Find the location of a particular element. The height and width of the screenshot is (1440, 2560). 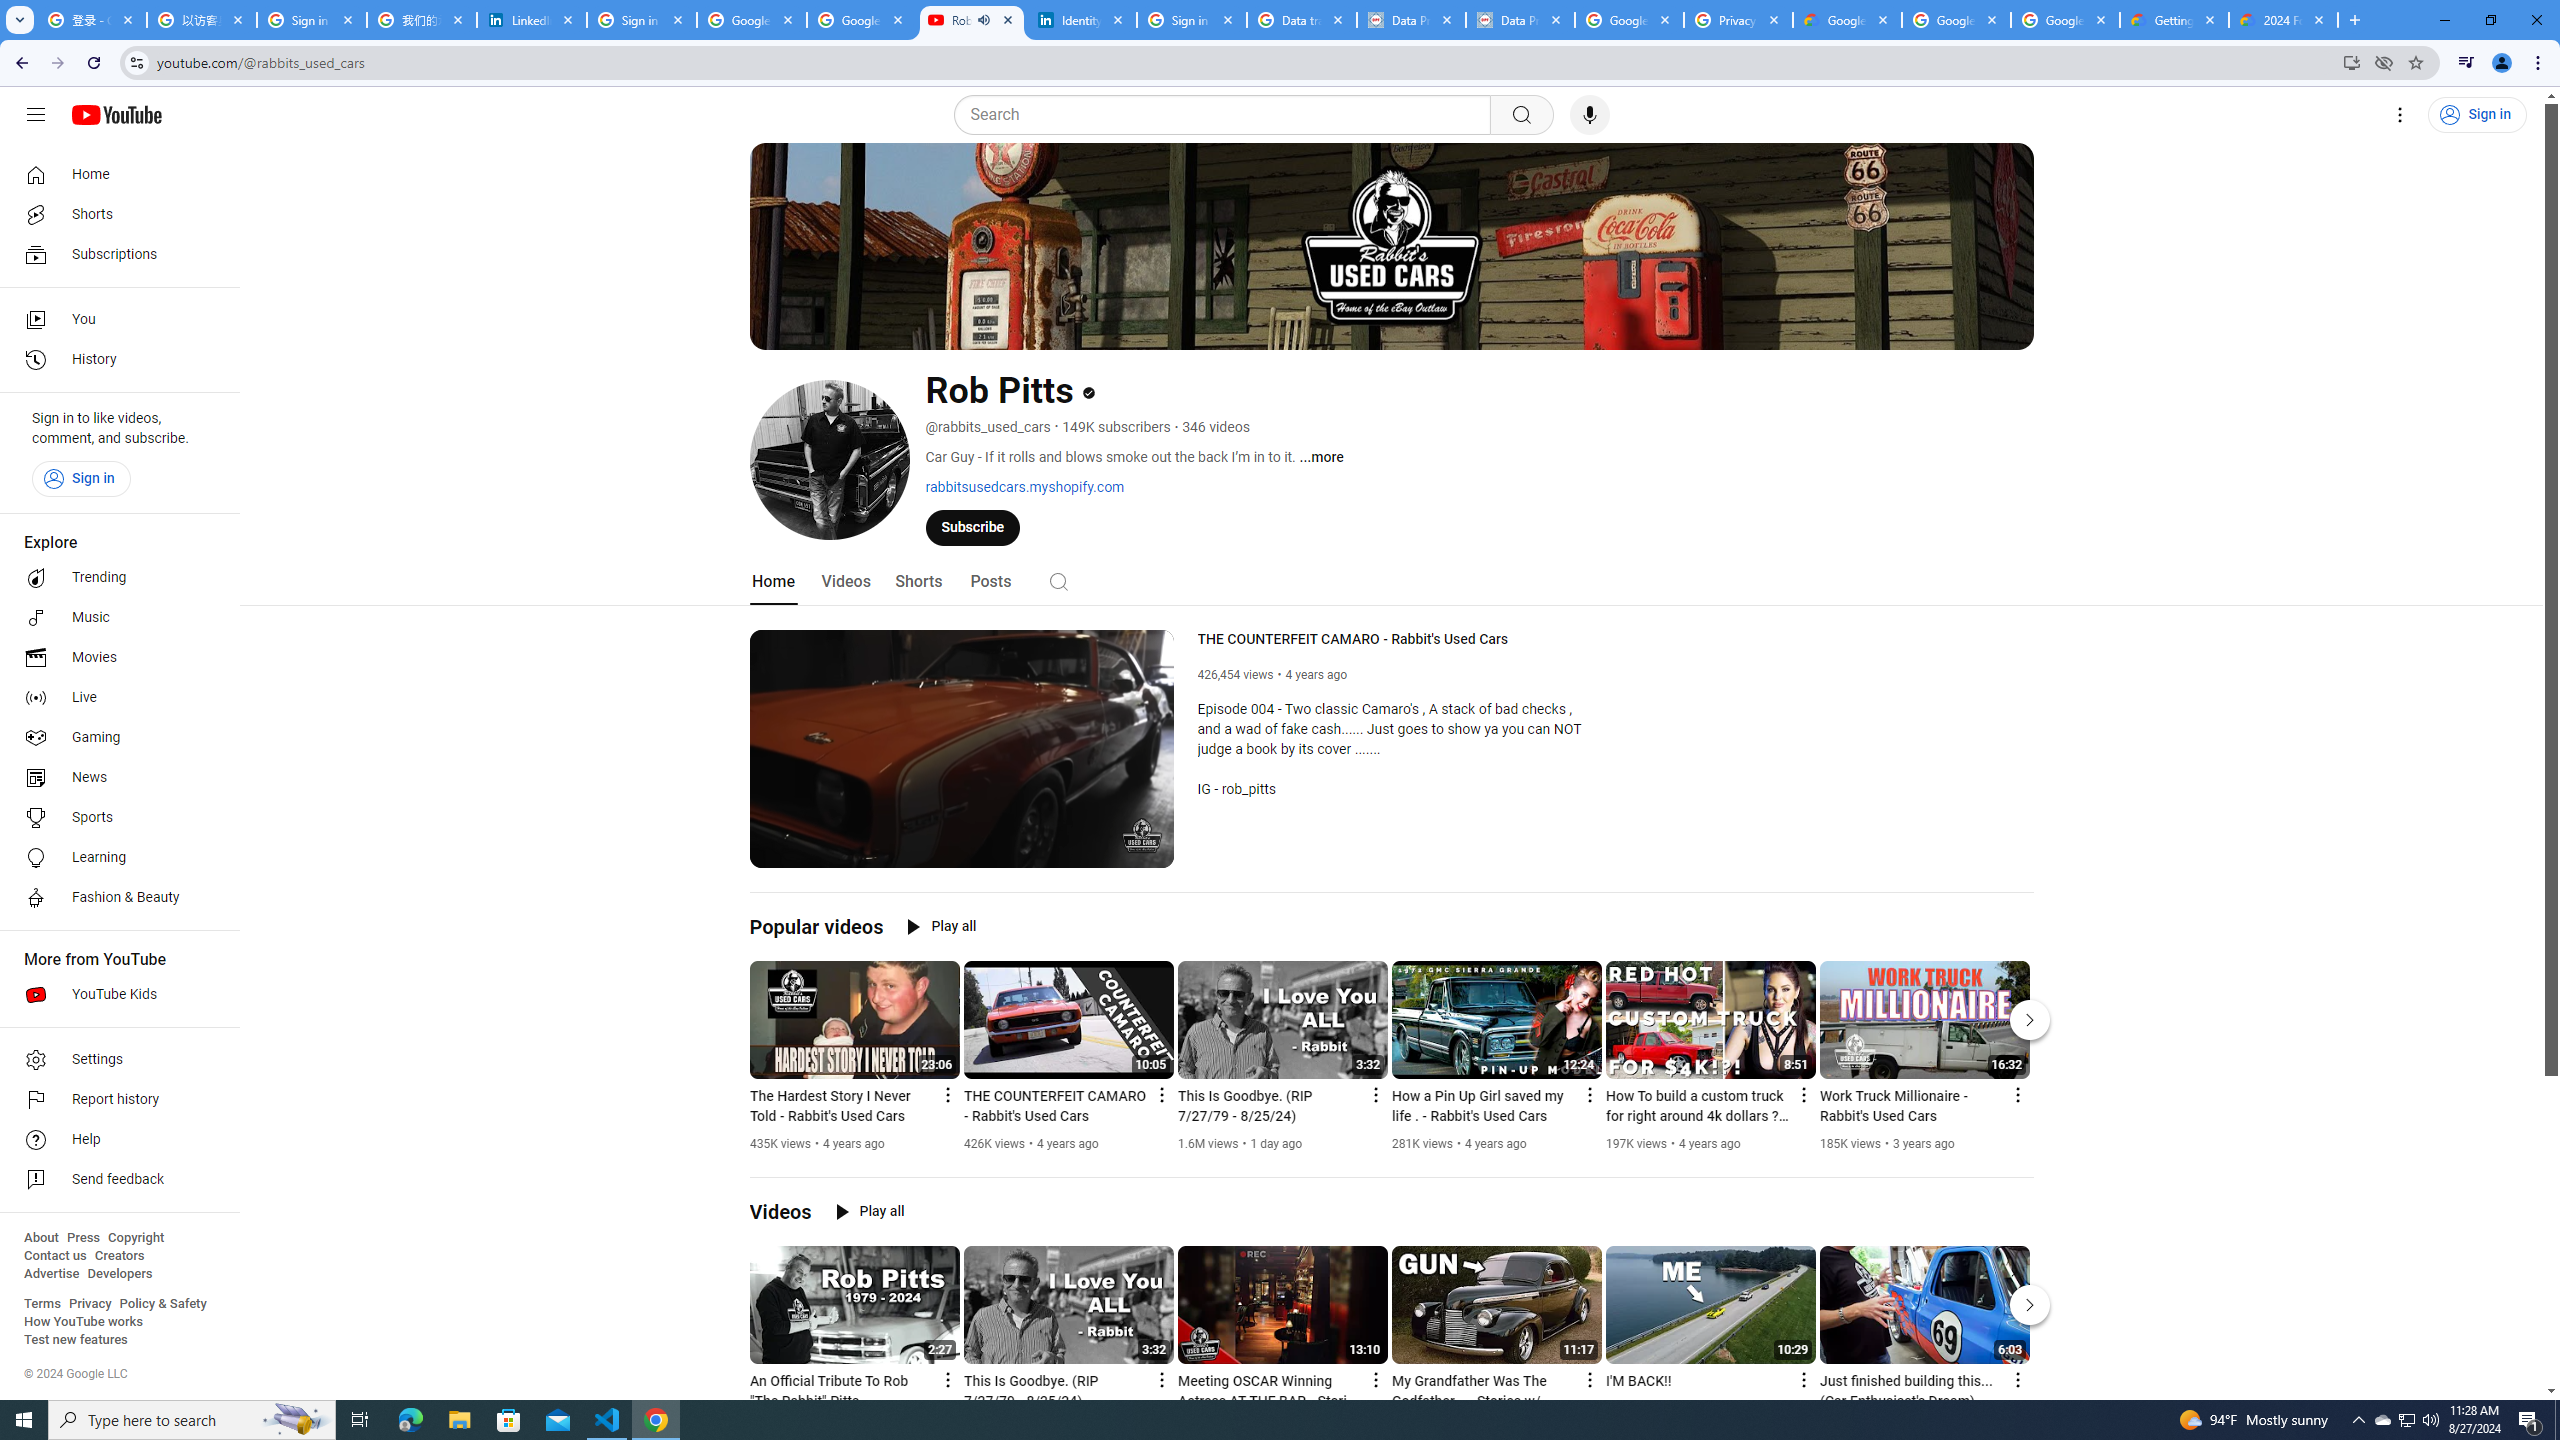

'Settings' is located at coordinates (113, 1058).